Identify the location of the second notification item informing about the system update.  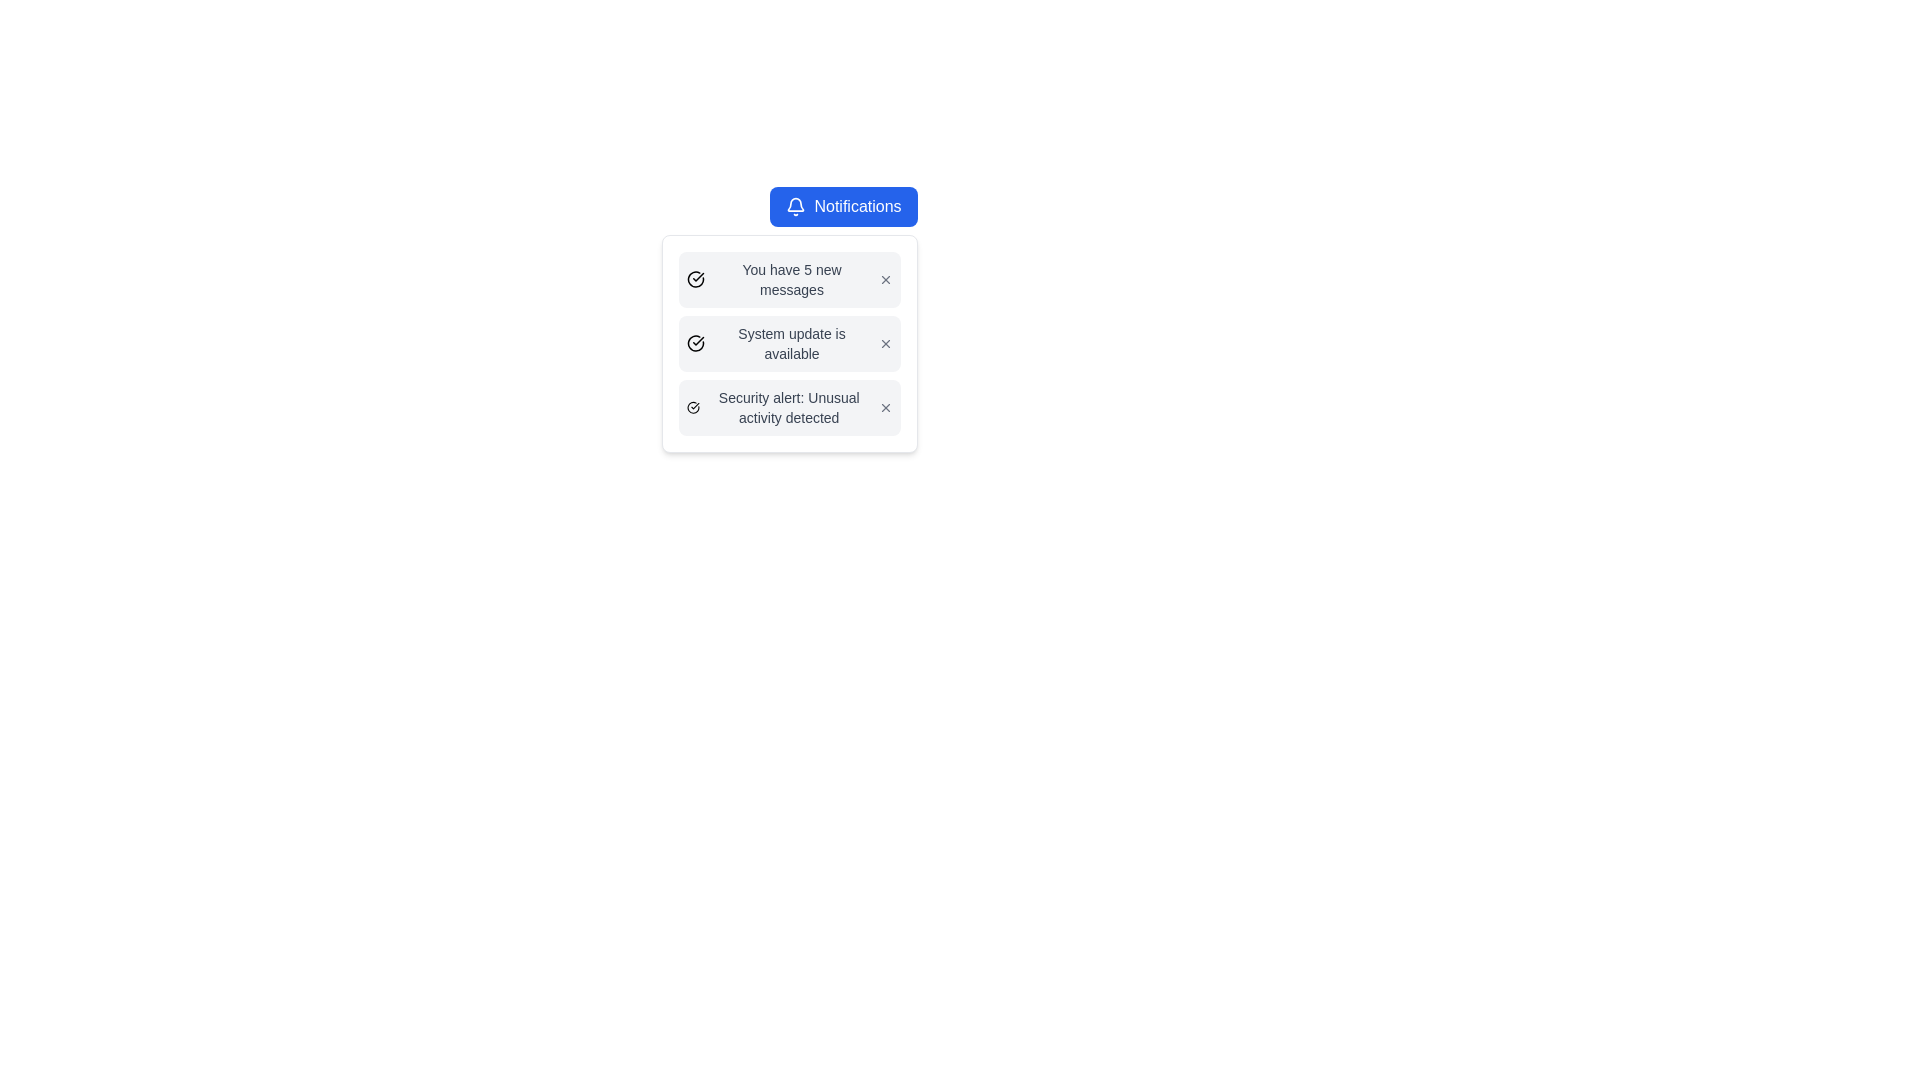
(788, 342).